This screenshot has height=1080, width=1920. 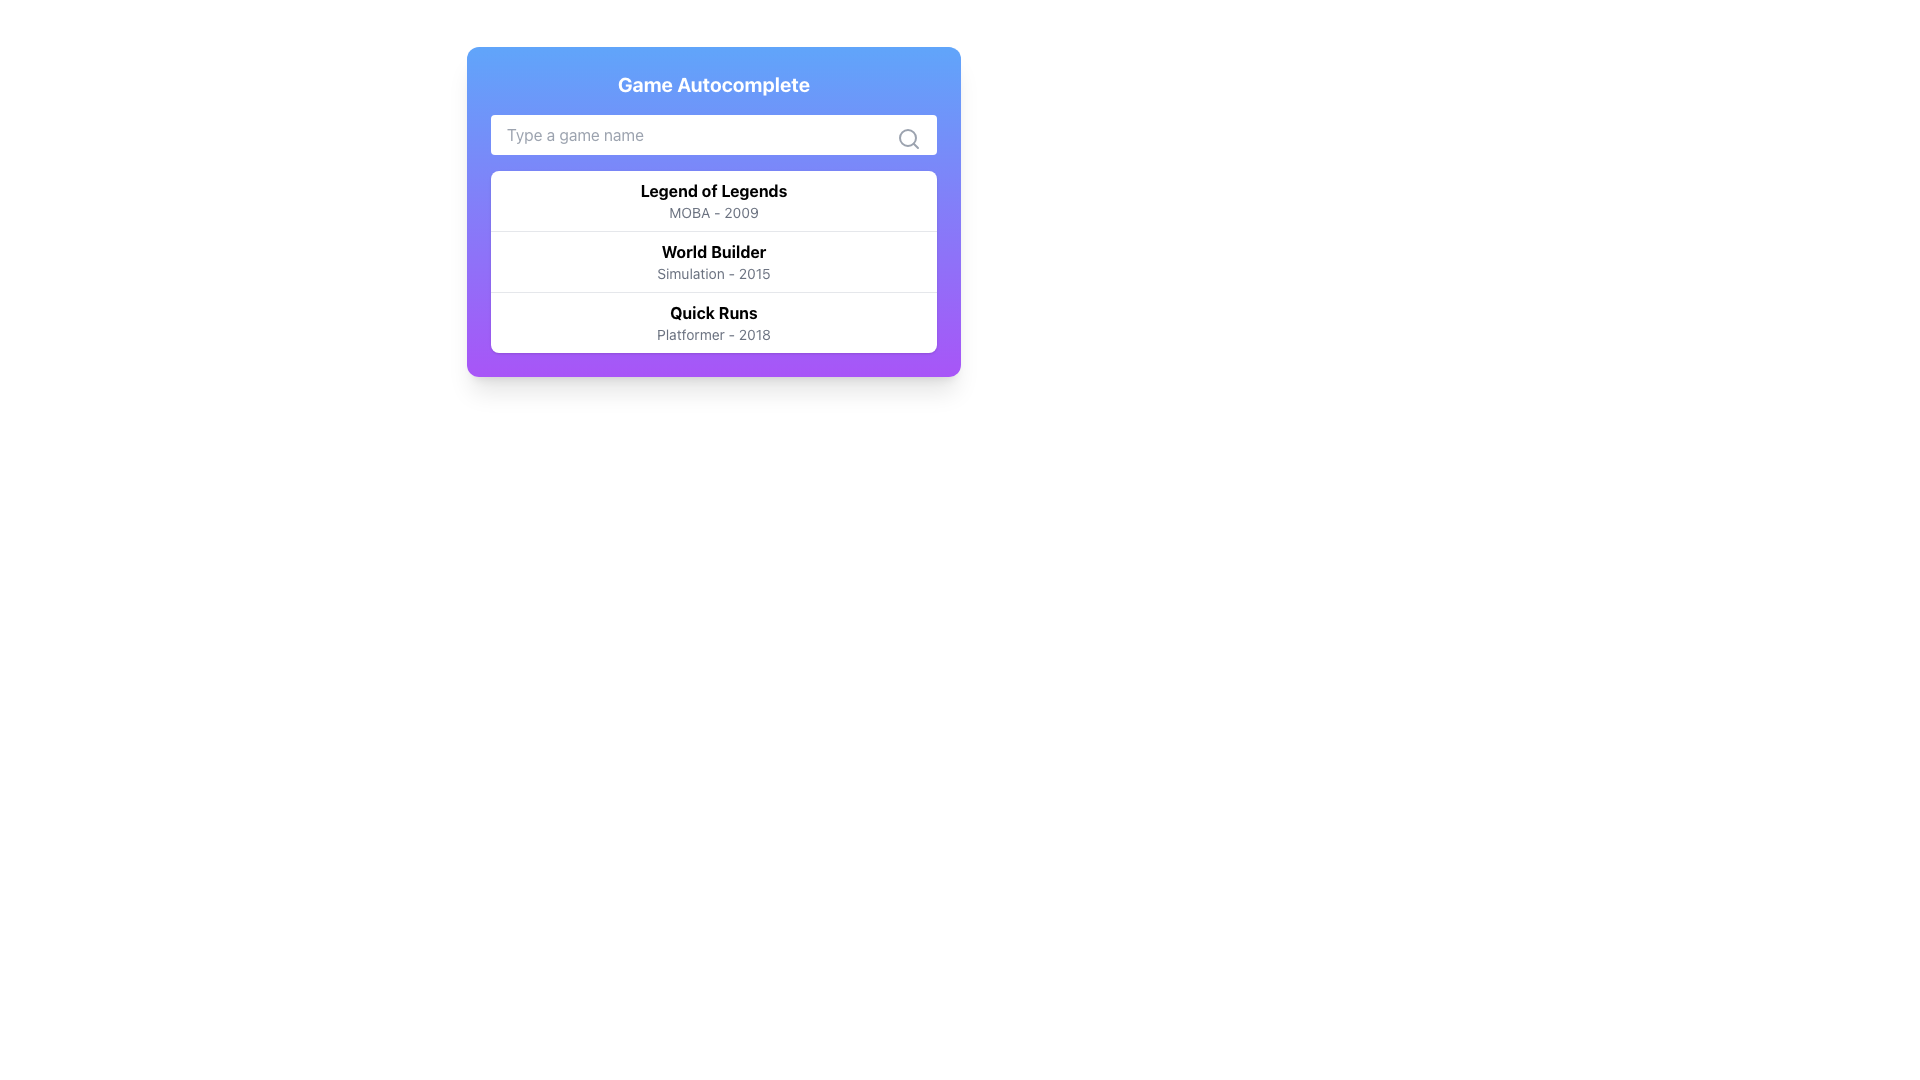 What do you see at coordinates (714, 250) in the screenshot?
I see `the text label displaying 'World Builder' in bold black font, located centrally within the game search interface` at bounding box center [714, 250].